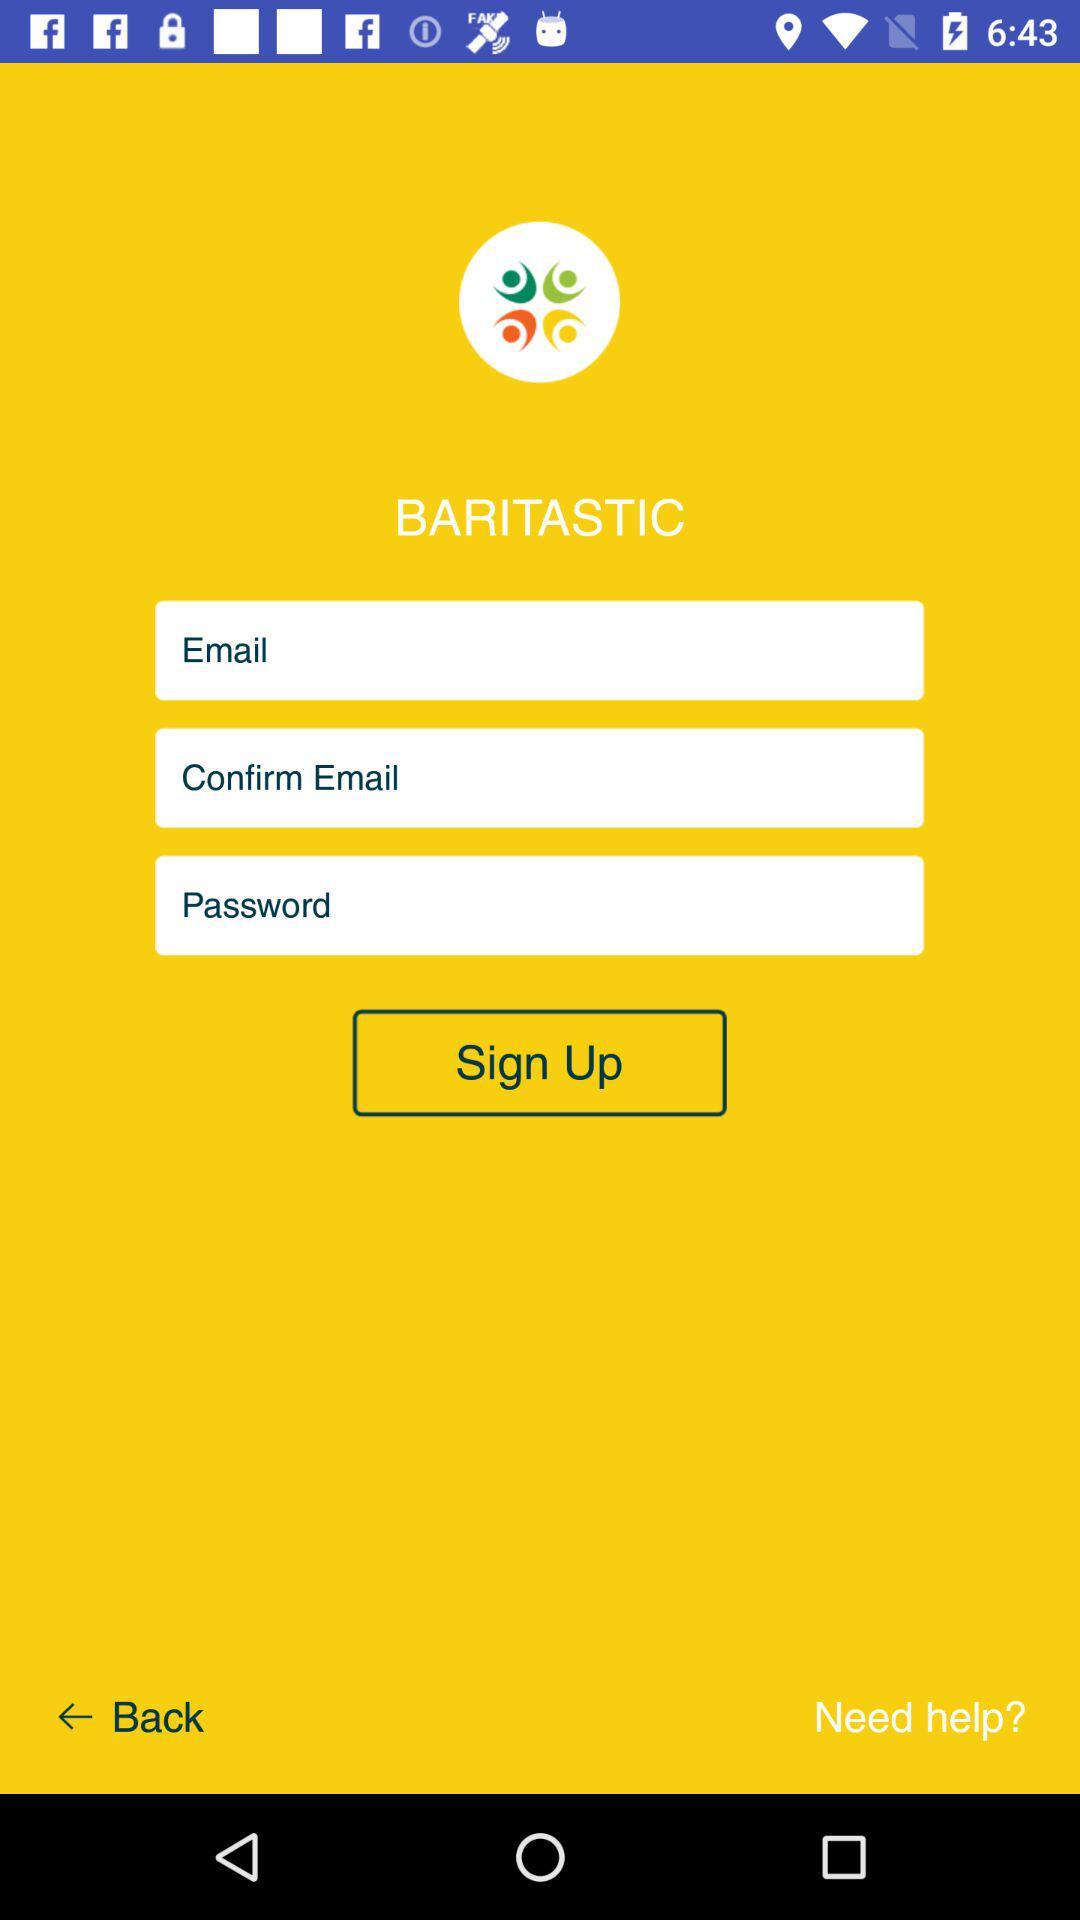 This screenshot has height=1920, width=1080. I want to click on password, so click(540, 904).